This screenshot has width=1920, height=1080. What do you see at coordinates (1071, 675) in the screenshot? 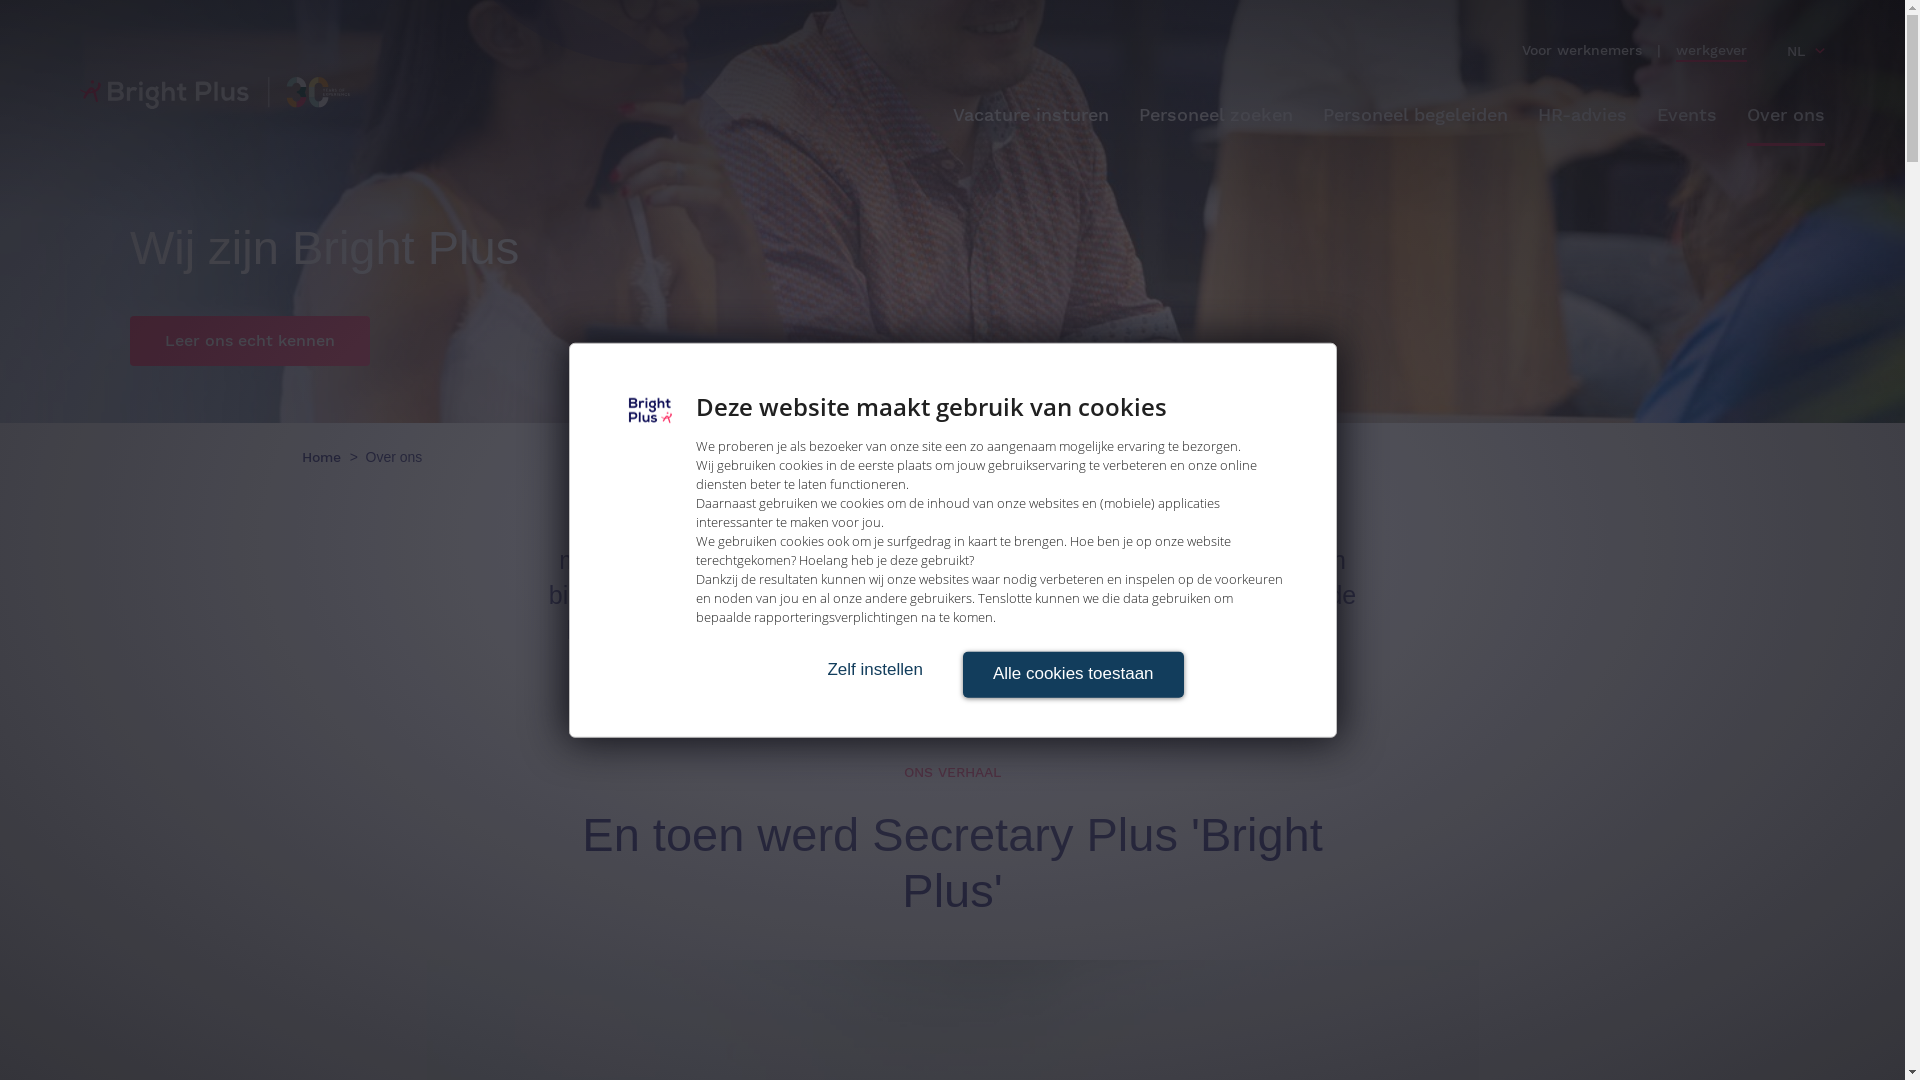
I see `'Alle cookies toestaan'` at bounding box center [1071, 675].